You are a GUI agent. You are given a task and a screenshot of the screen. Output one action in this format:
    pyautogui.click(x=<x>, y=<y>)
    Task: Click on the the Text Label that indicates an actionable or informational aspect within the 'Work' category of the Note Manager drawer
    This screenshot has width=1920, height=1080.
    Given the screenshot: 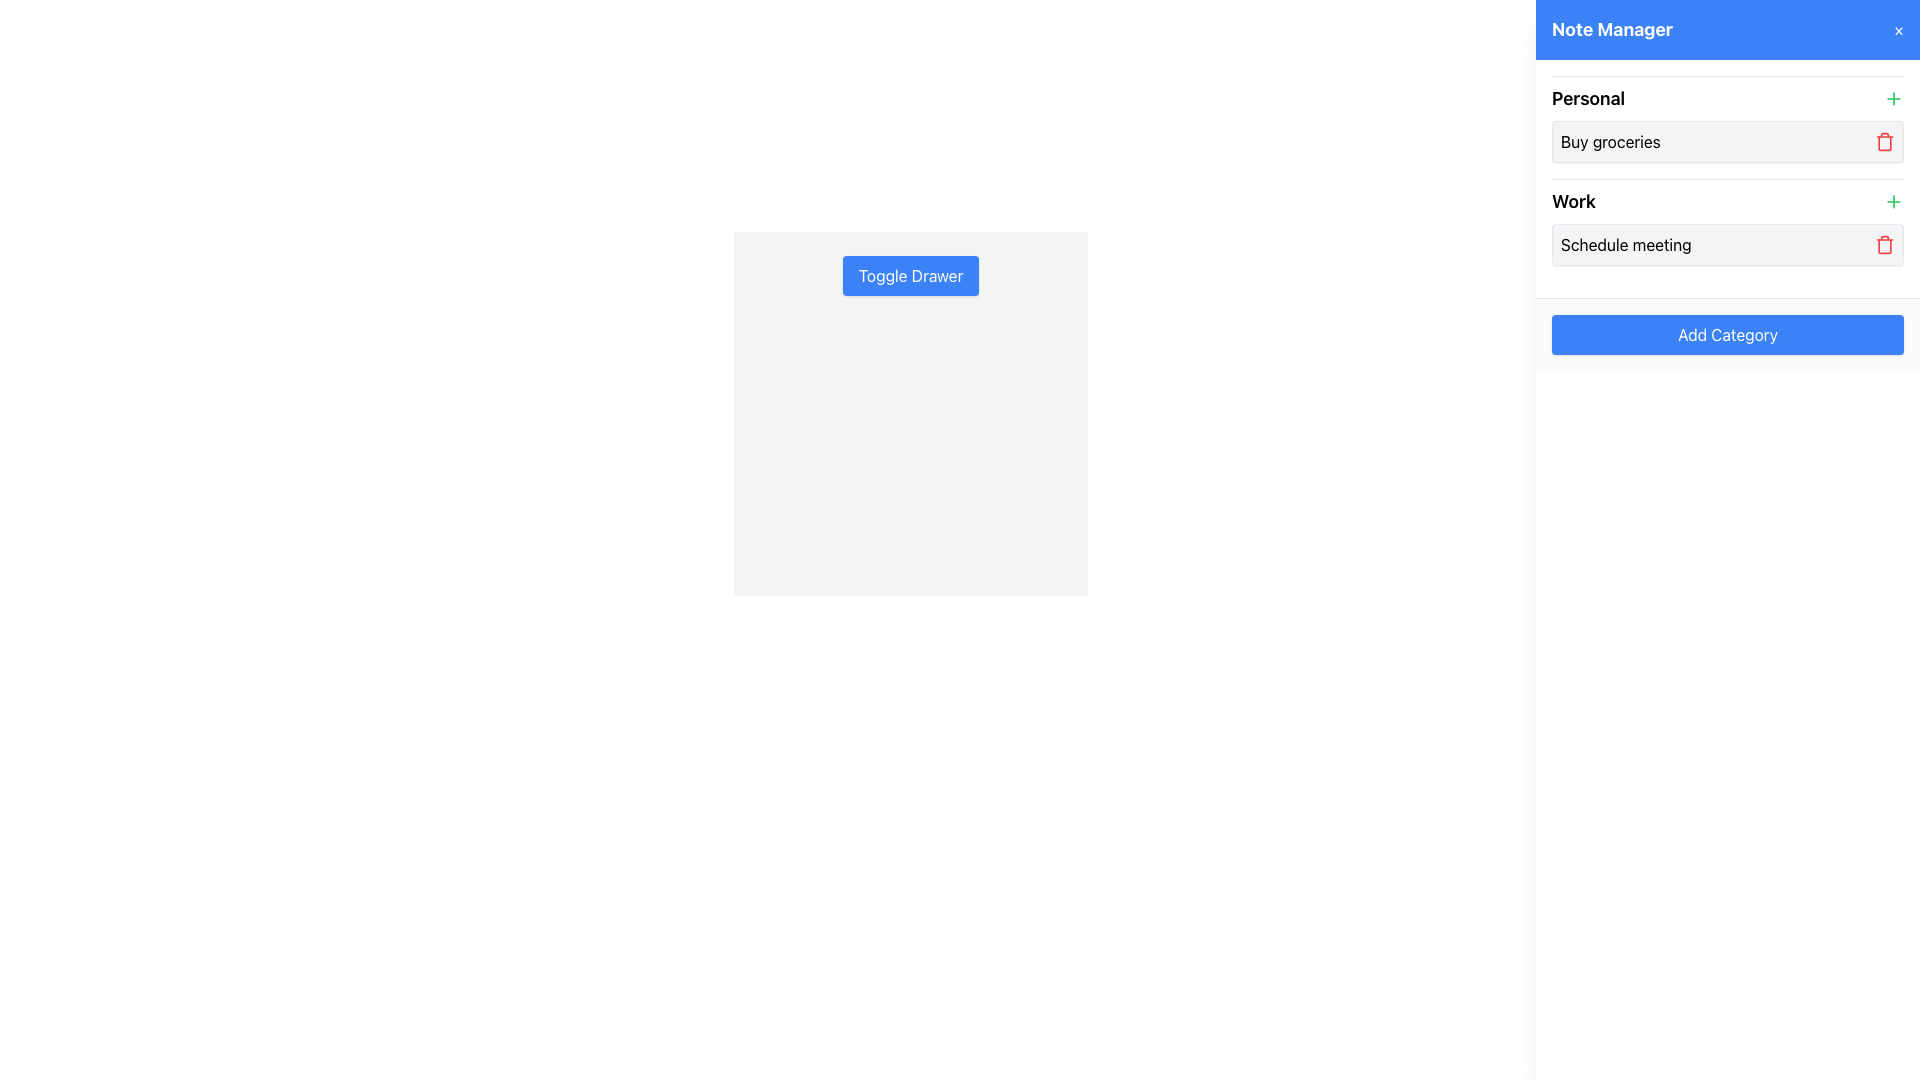 What is the action you would take?
    pyautogui.click(x=1626, y=244)
    